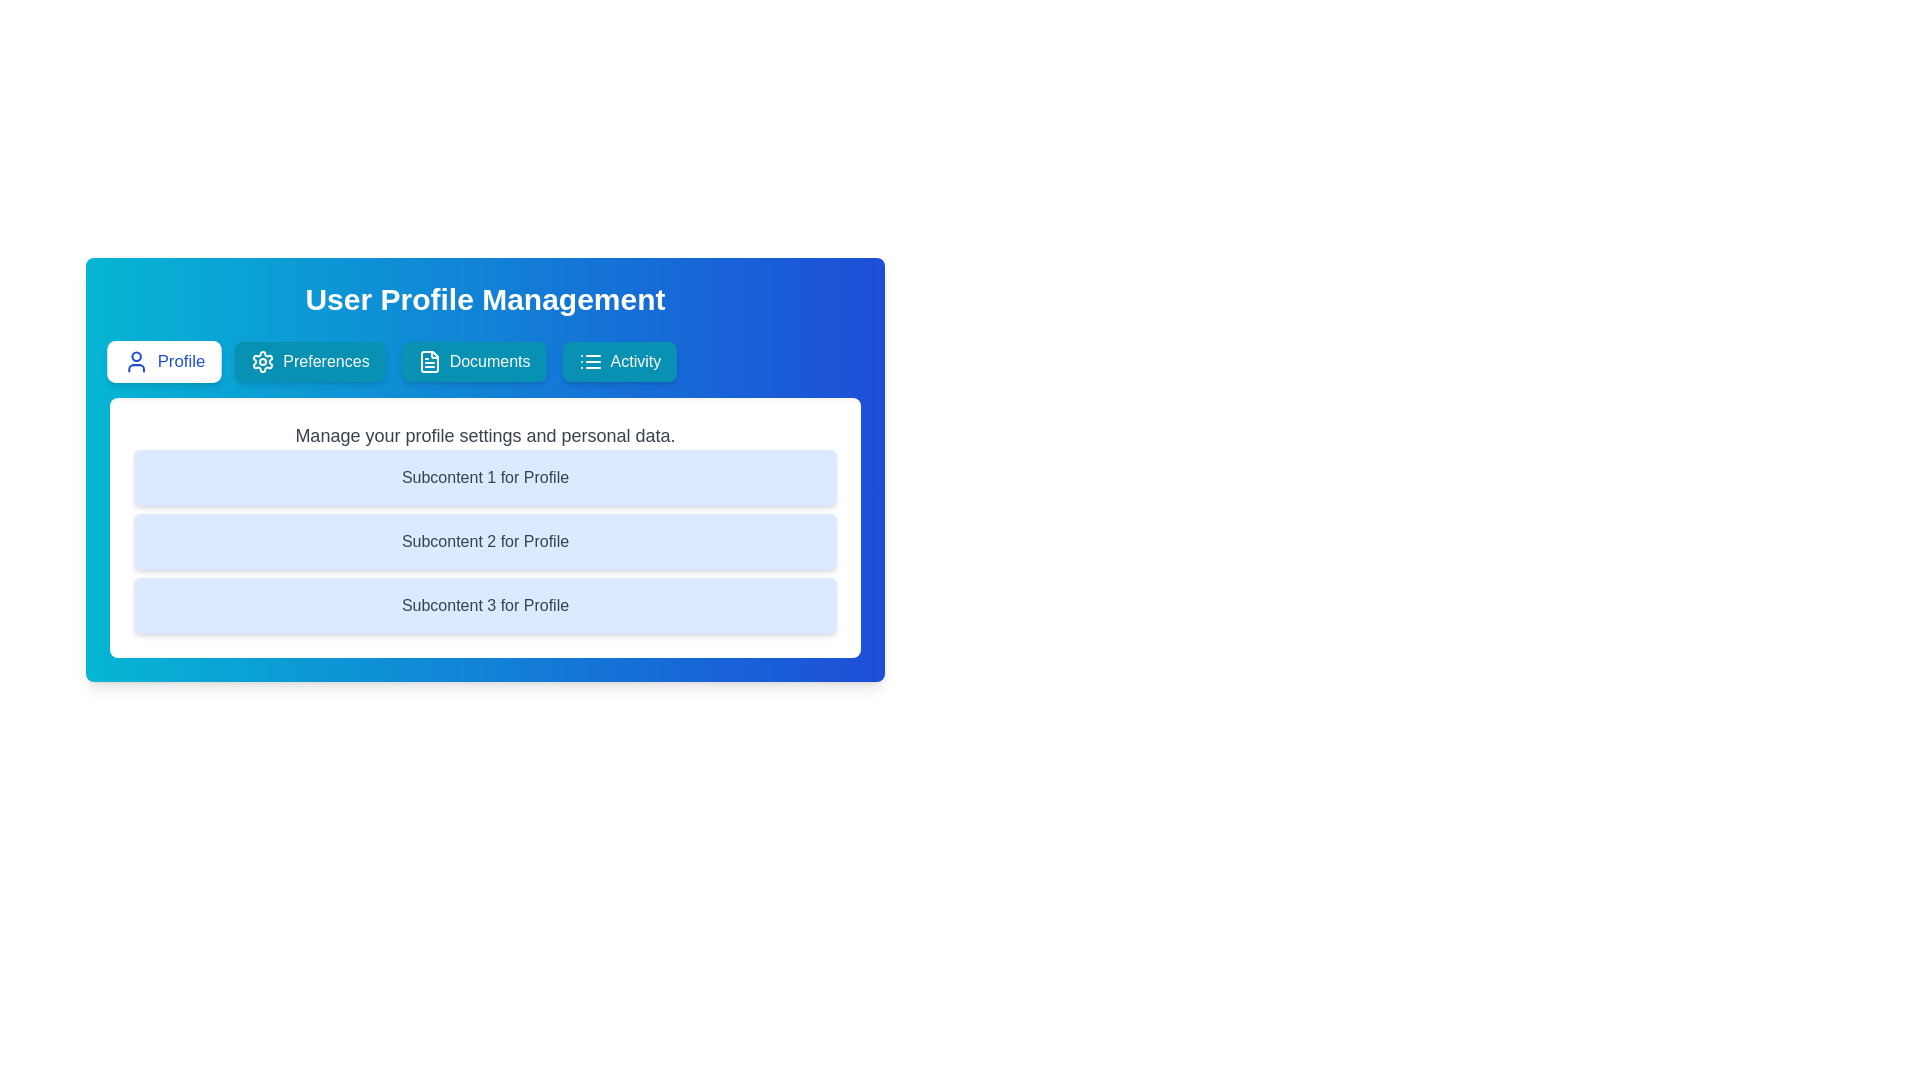 The height and width of the screenshot is (1080, 1920). What do you see at coordinates (618, 362) in the screenshot?
I see `the 'Activity' button styled with rounded edges and a cyan background to switch to the 'Activity' section in the User Profile Management tab list` at bounding box center [618, 362].